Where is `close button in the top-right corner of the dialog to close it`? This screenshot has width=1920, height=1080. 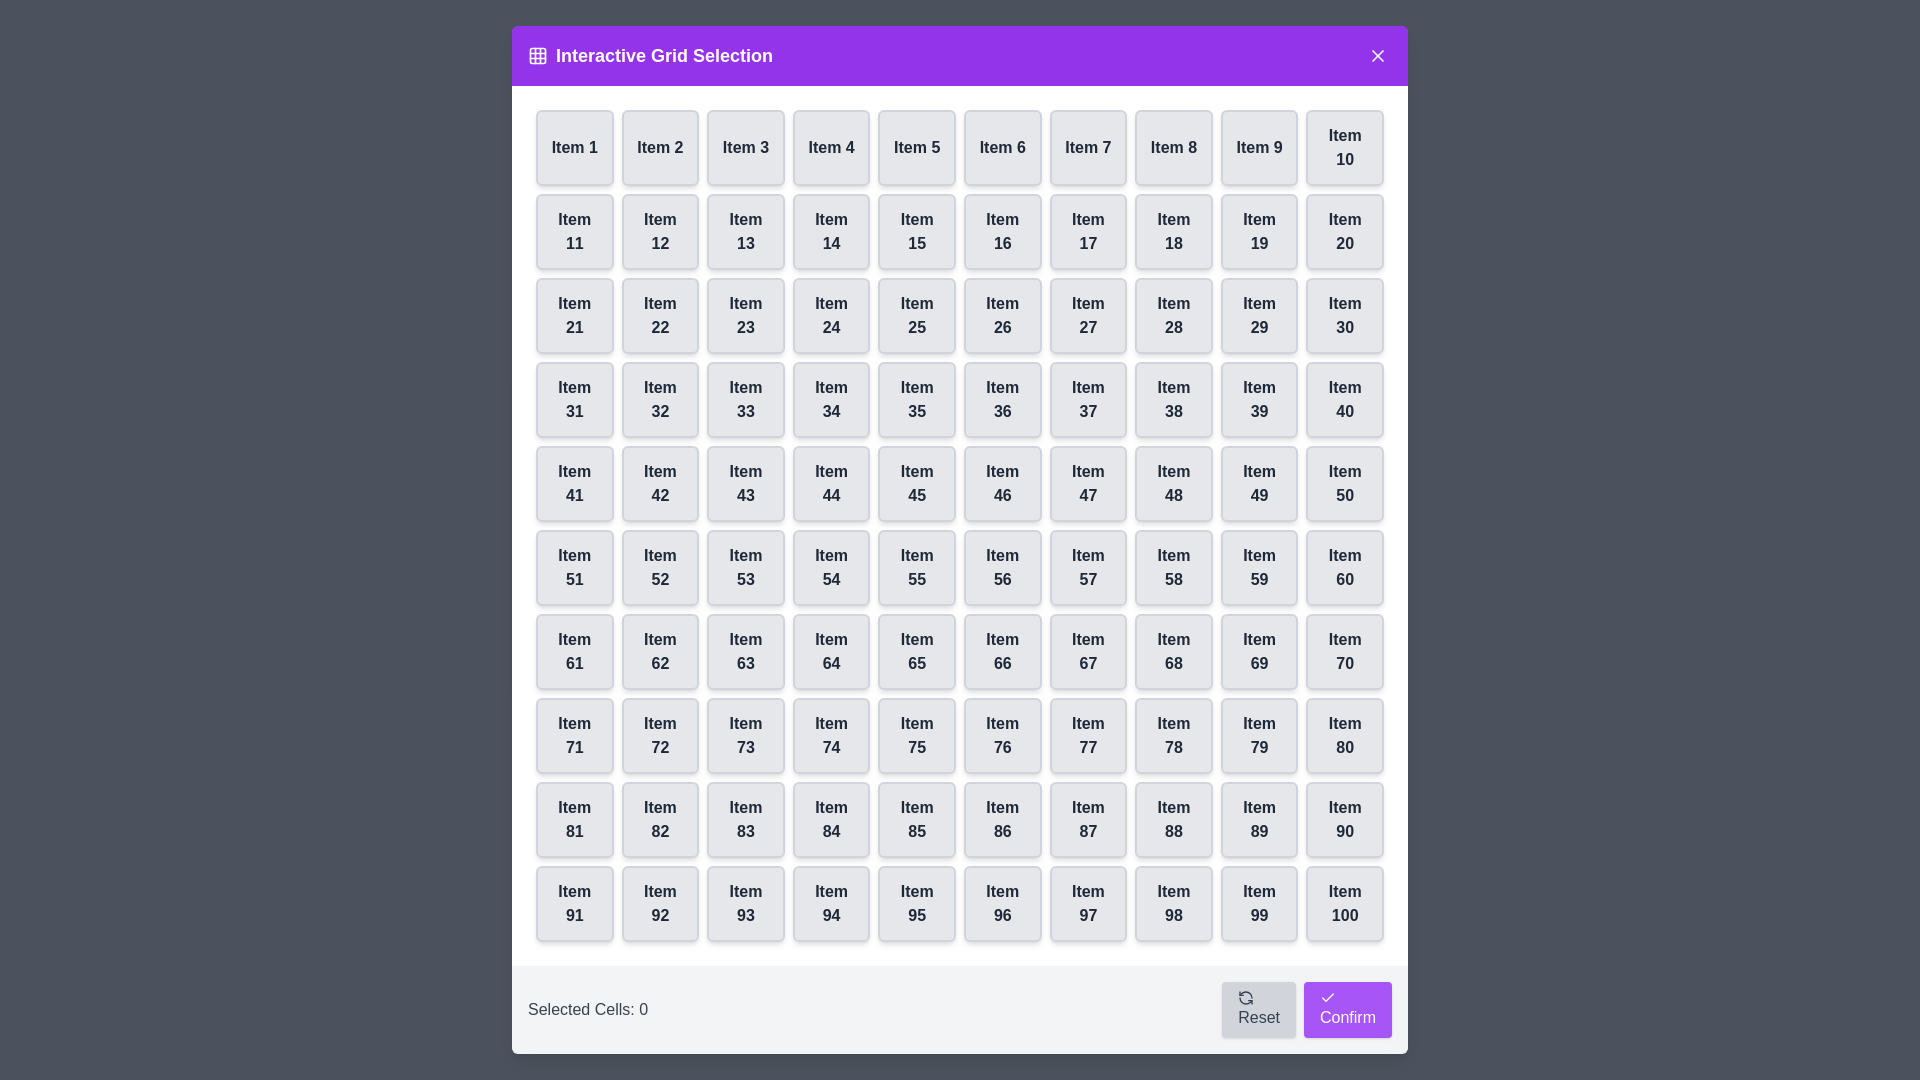 close button in the top-right corner of the dialog to close it is located at coordinates (1376, 55).